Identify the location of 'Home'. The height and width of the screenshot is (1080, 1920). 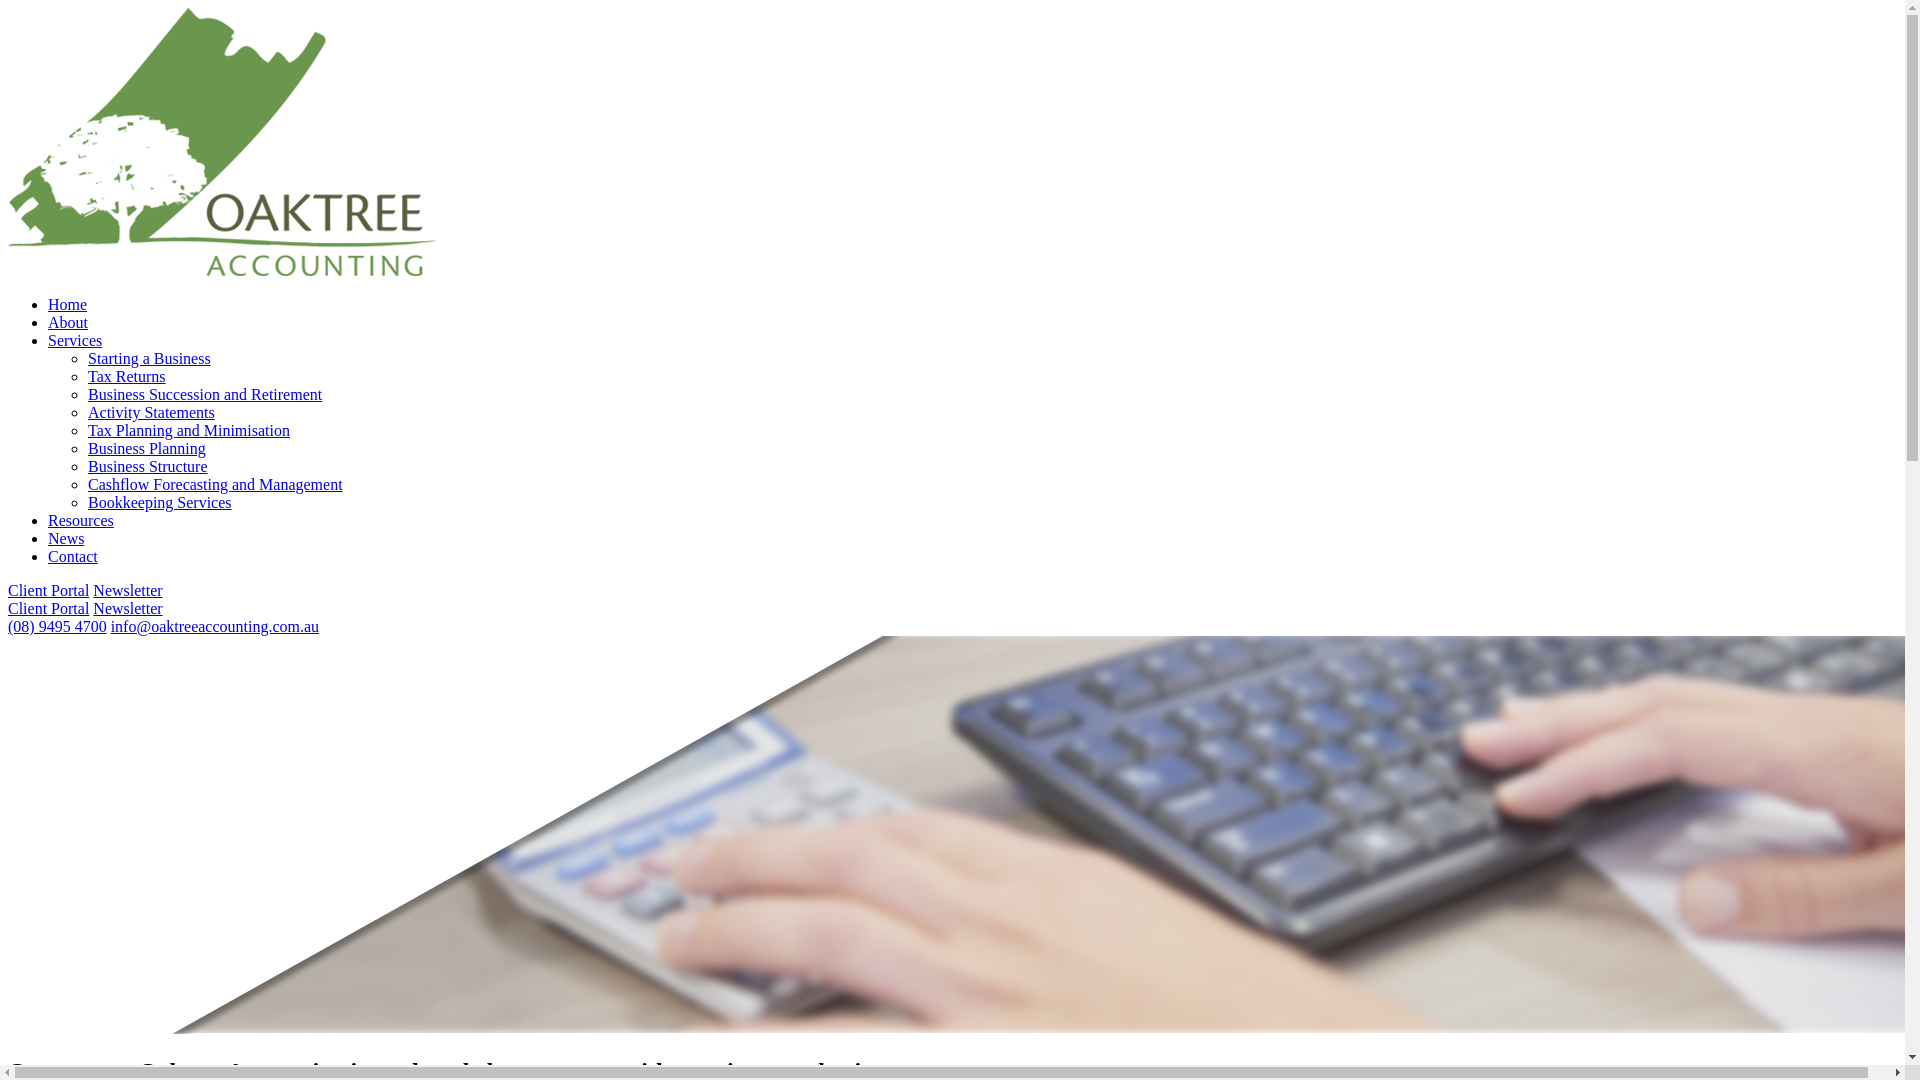
(48, 304).